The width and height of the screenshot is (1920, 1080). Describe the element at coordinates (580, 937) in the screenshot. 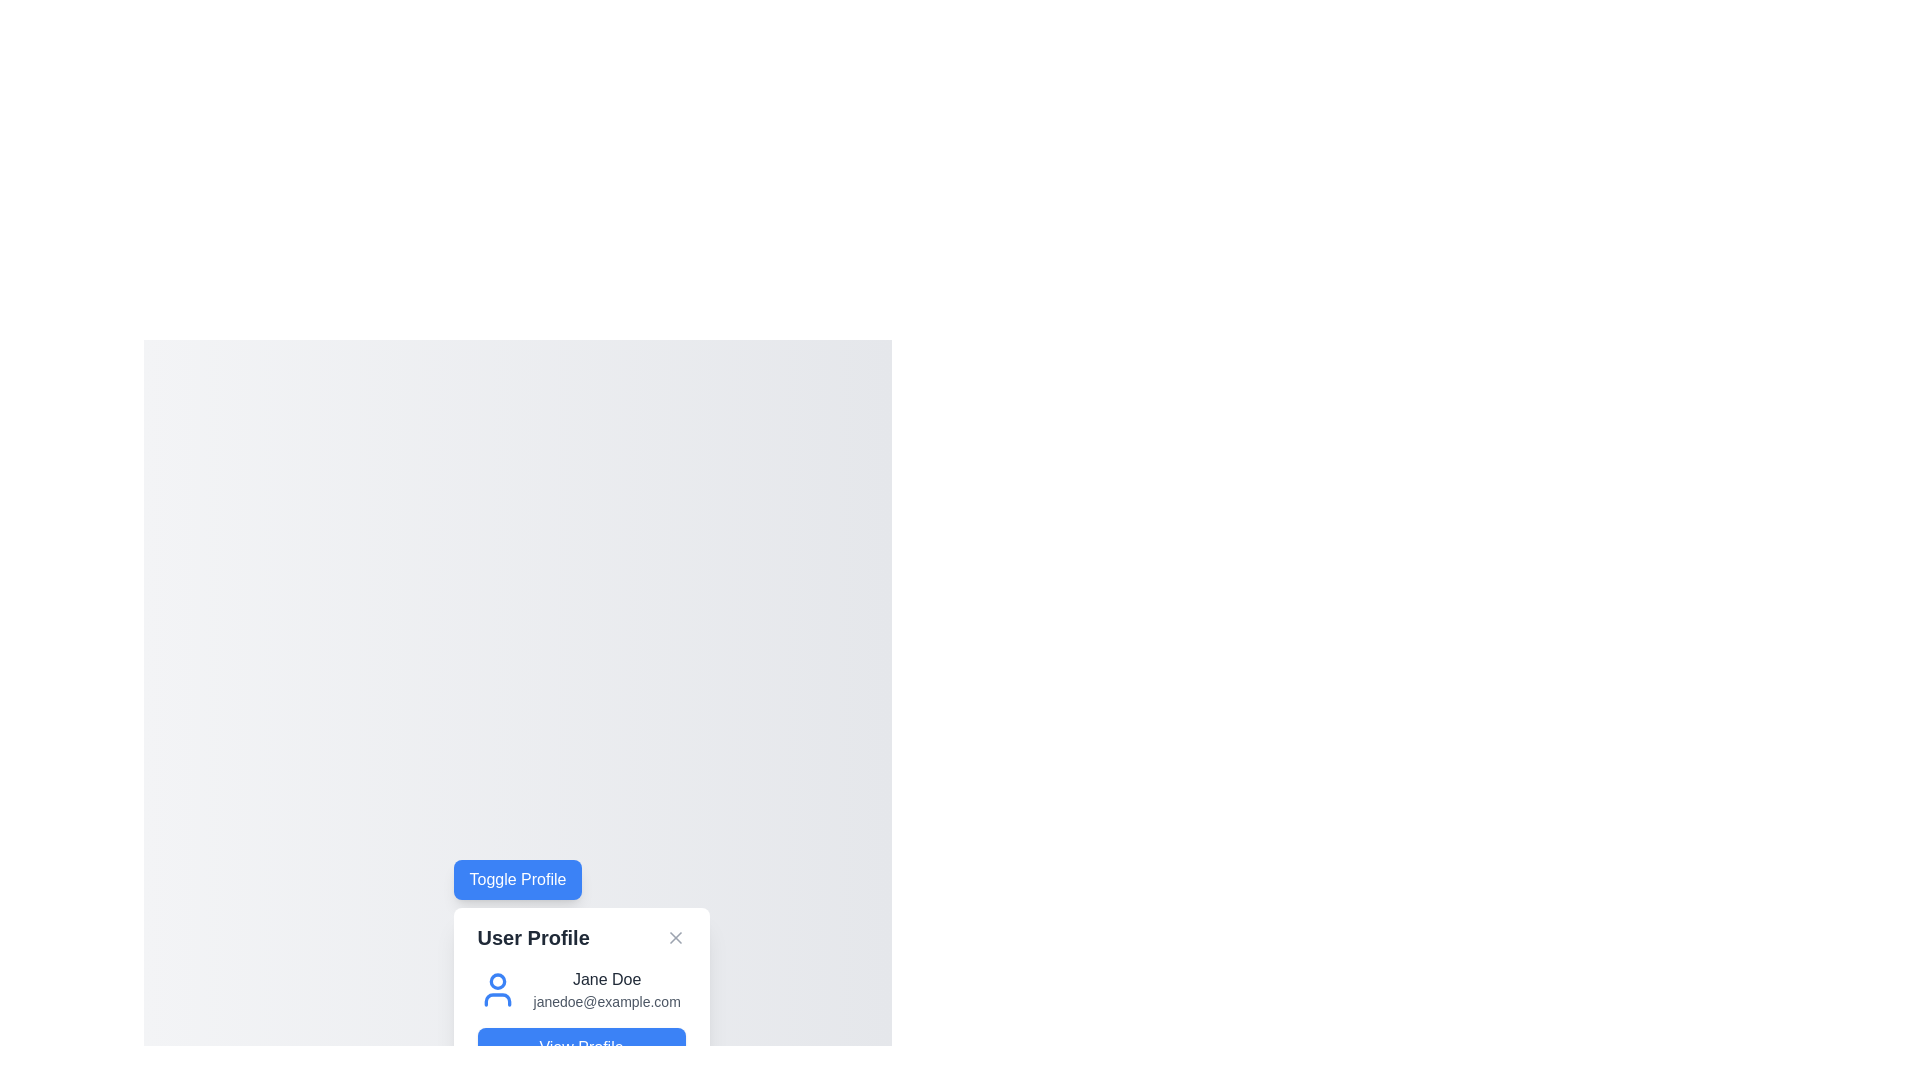

I see `the Header text element that serves as a title for the dropdown menu, positioned above user details and interactive action buttons` at that location.